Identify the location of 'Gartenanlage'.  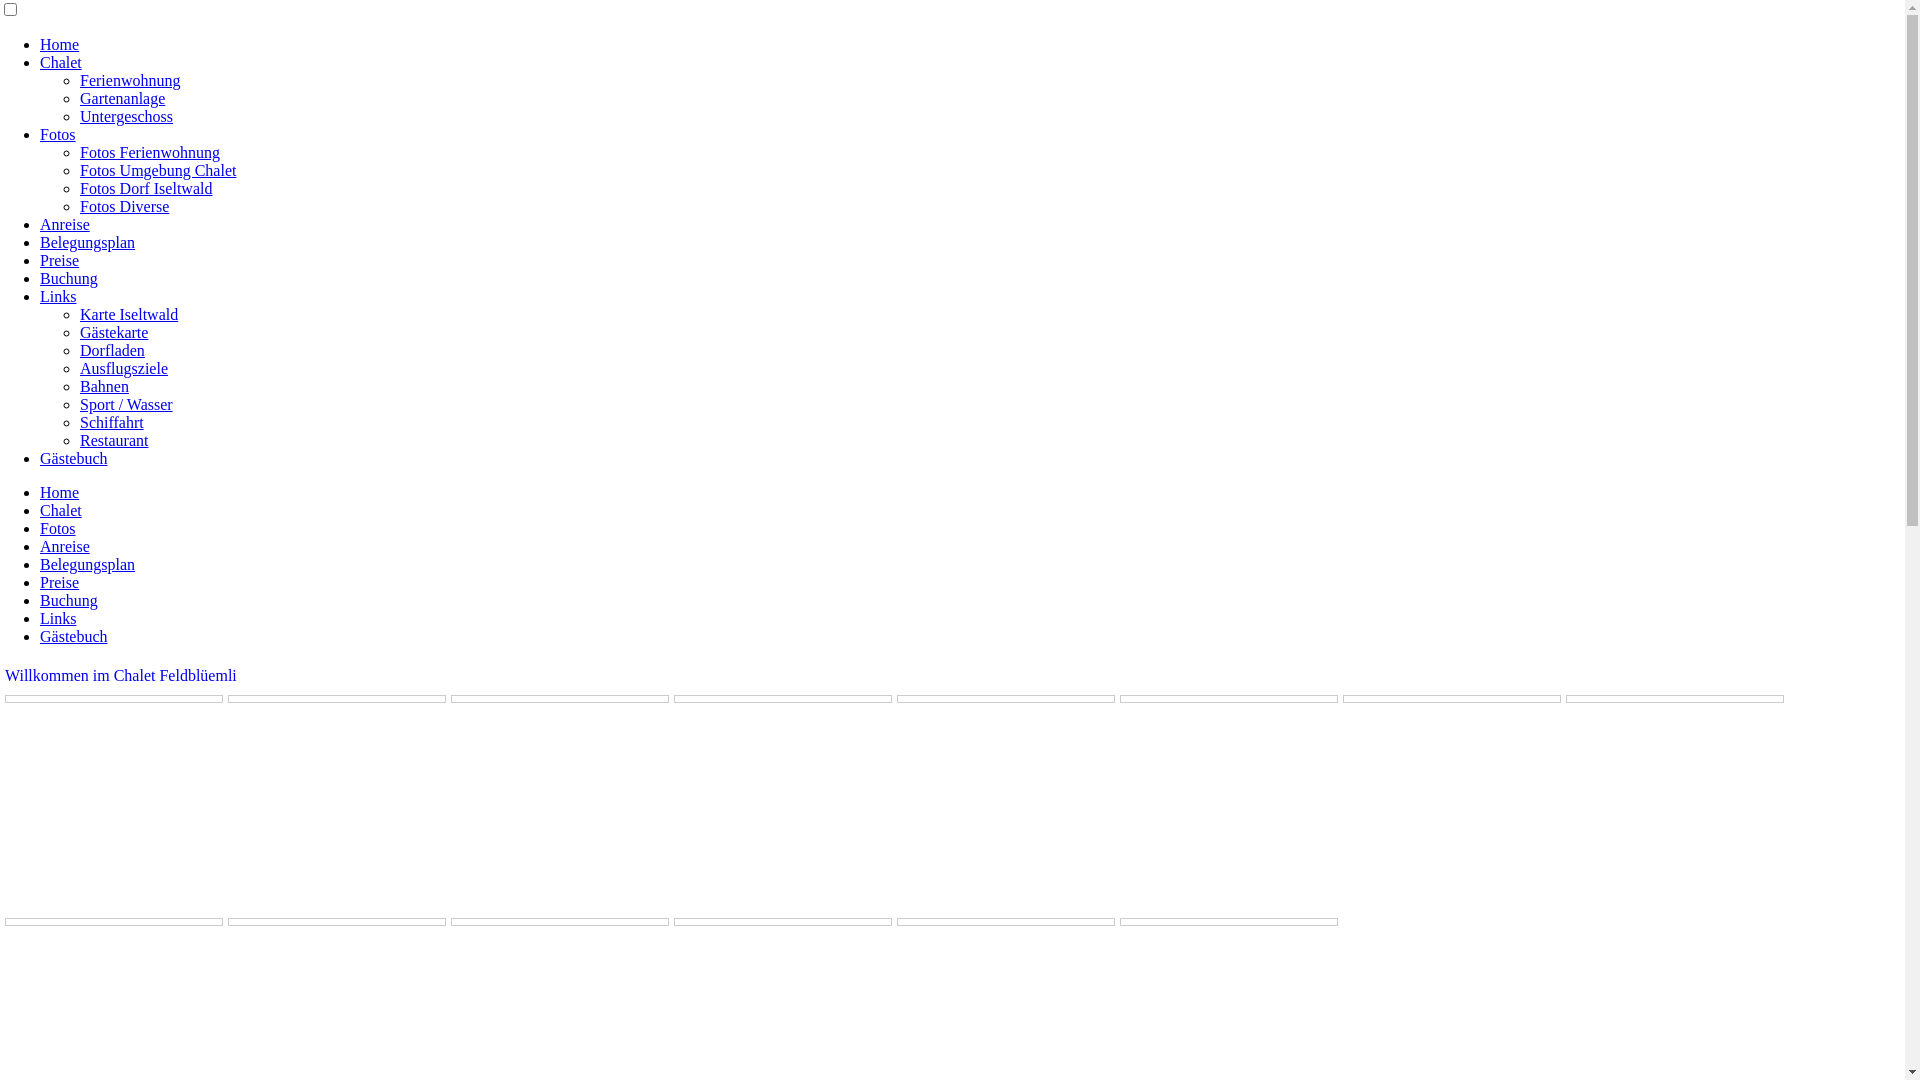
(80, 98).